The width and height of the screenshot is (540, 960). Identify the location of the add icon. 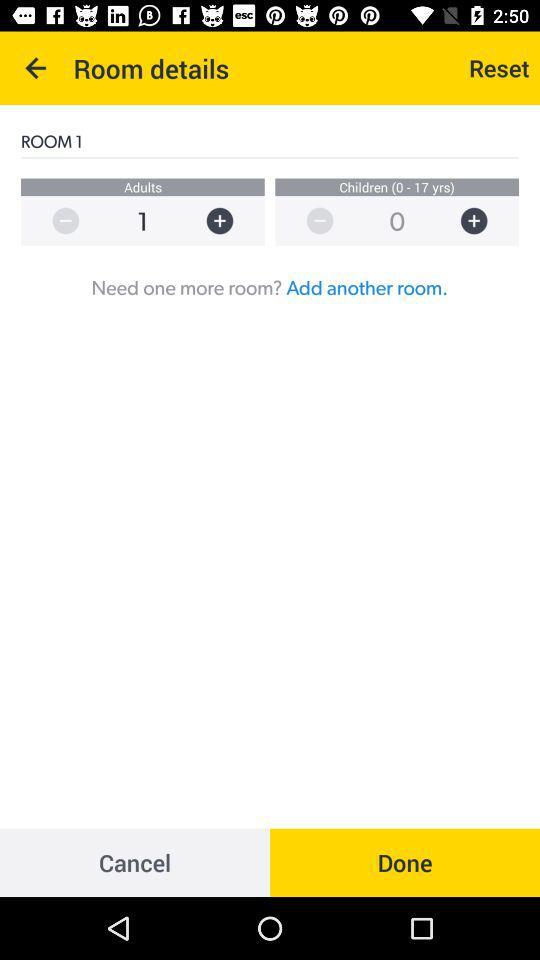
(228, 221).